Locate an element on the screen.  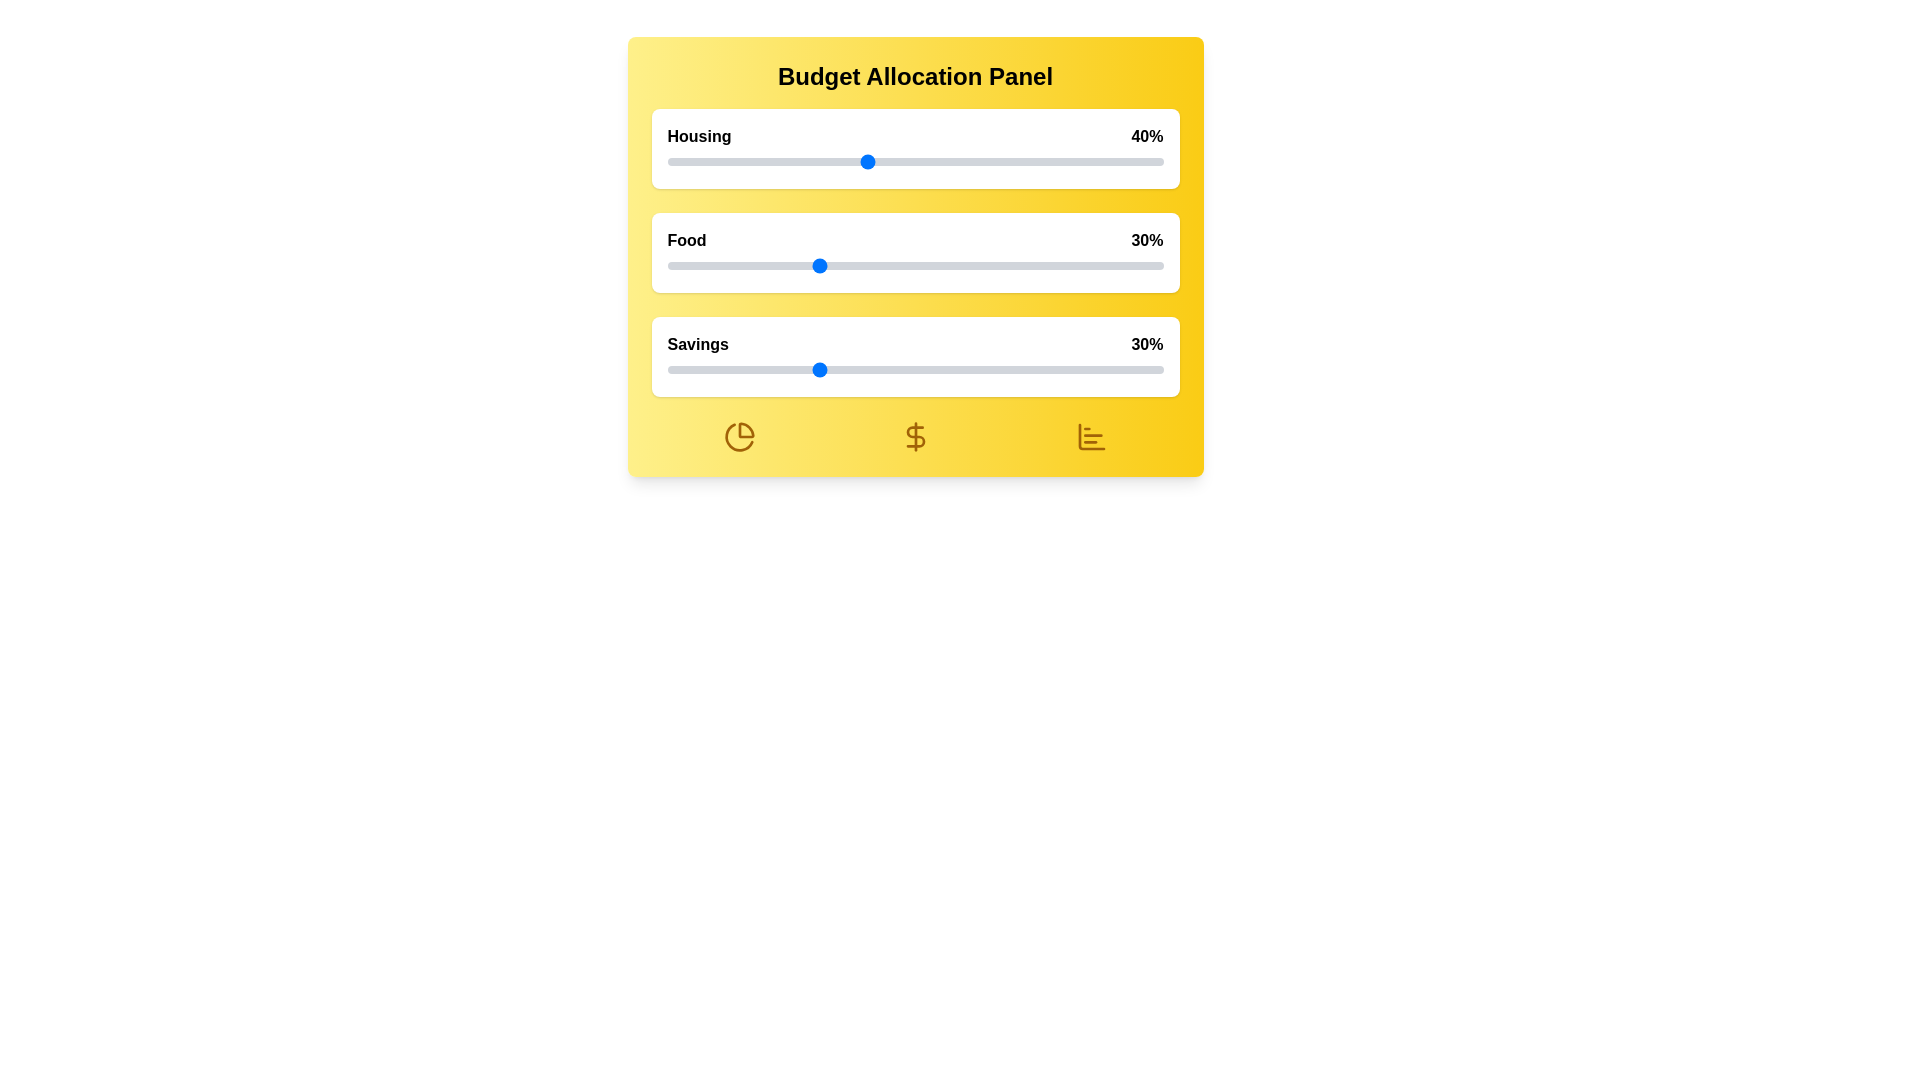
the housing budget allocation is located at coordinates (687, 161).